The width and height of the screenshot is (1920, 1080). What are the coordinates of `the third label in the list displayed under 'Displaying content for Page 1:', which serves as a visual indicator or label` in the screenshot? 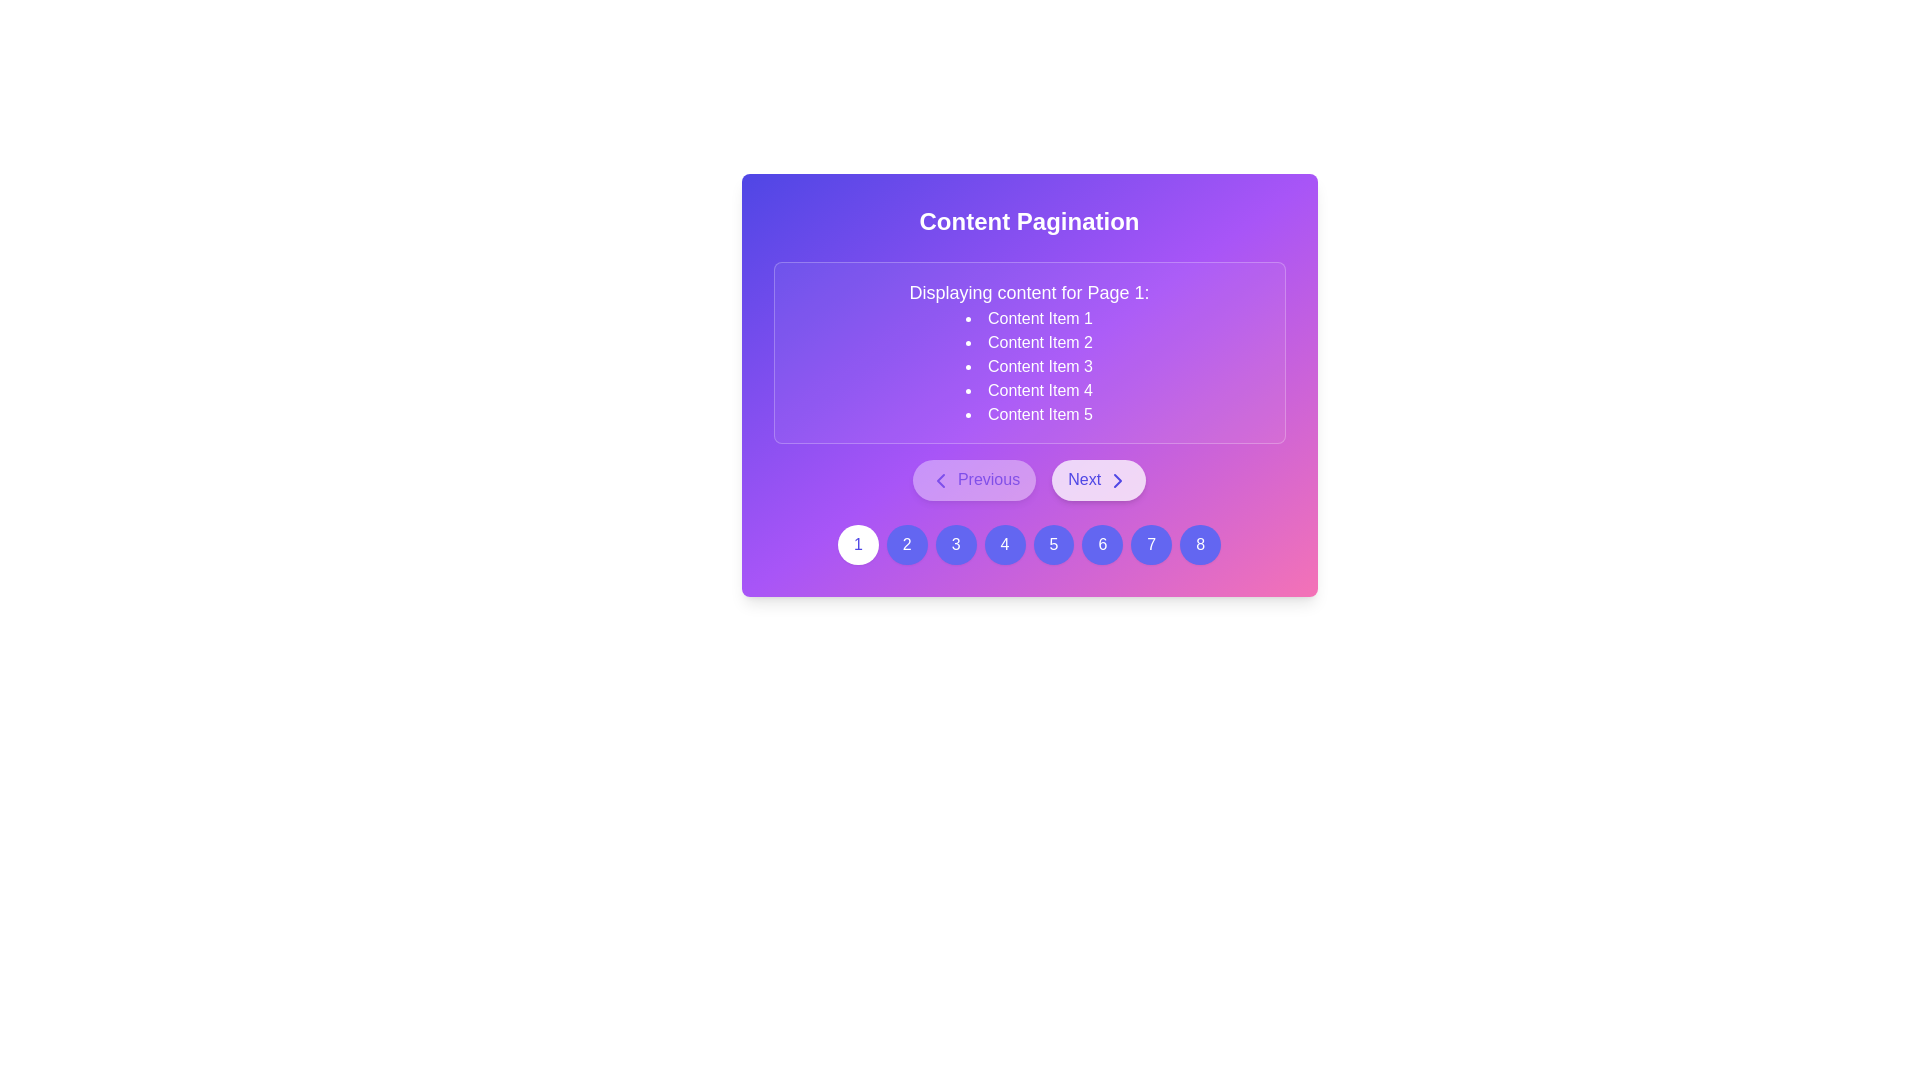 It's located at (1029, 366).